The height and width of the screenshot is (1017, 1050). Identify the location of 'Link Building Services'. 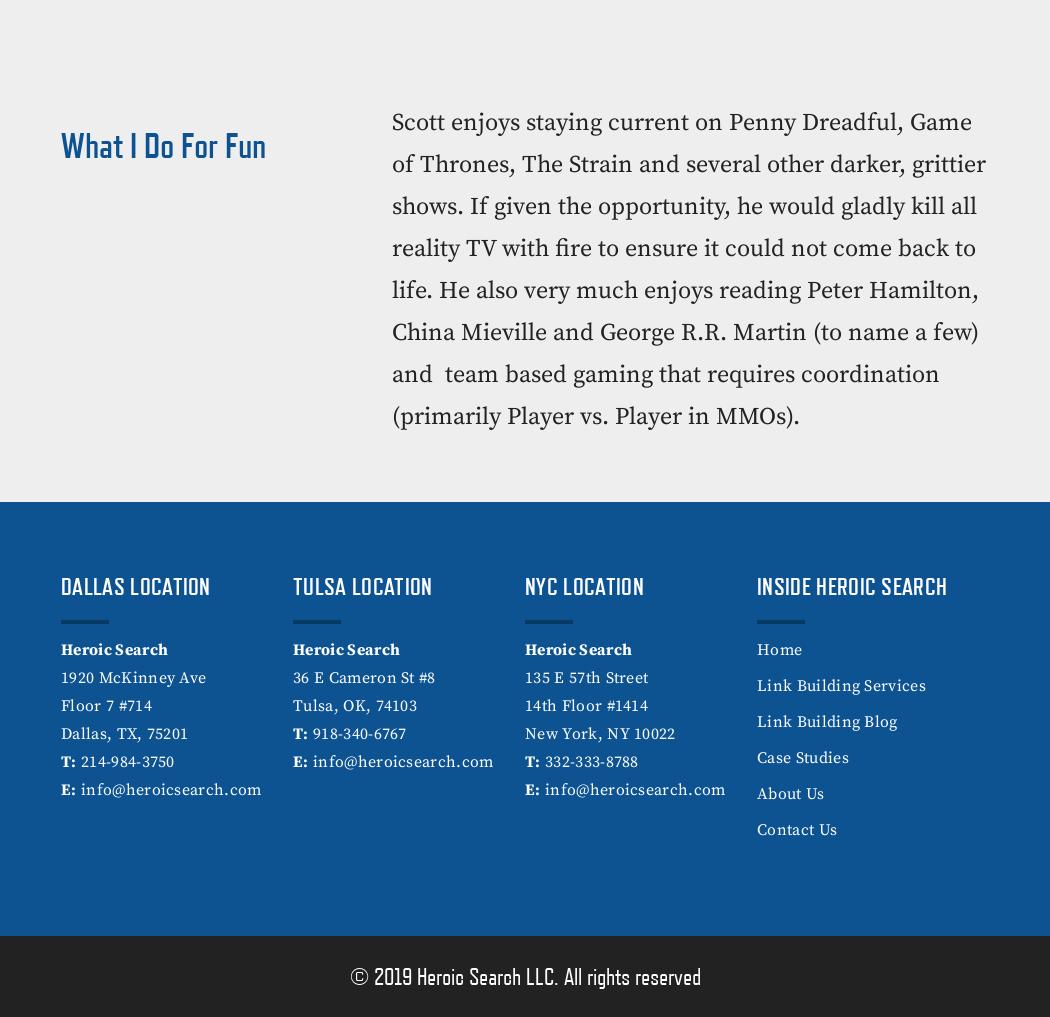
(841, 684).